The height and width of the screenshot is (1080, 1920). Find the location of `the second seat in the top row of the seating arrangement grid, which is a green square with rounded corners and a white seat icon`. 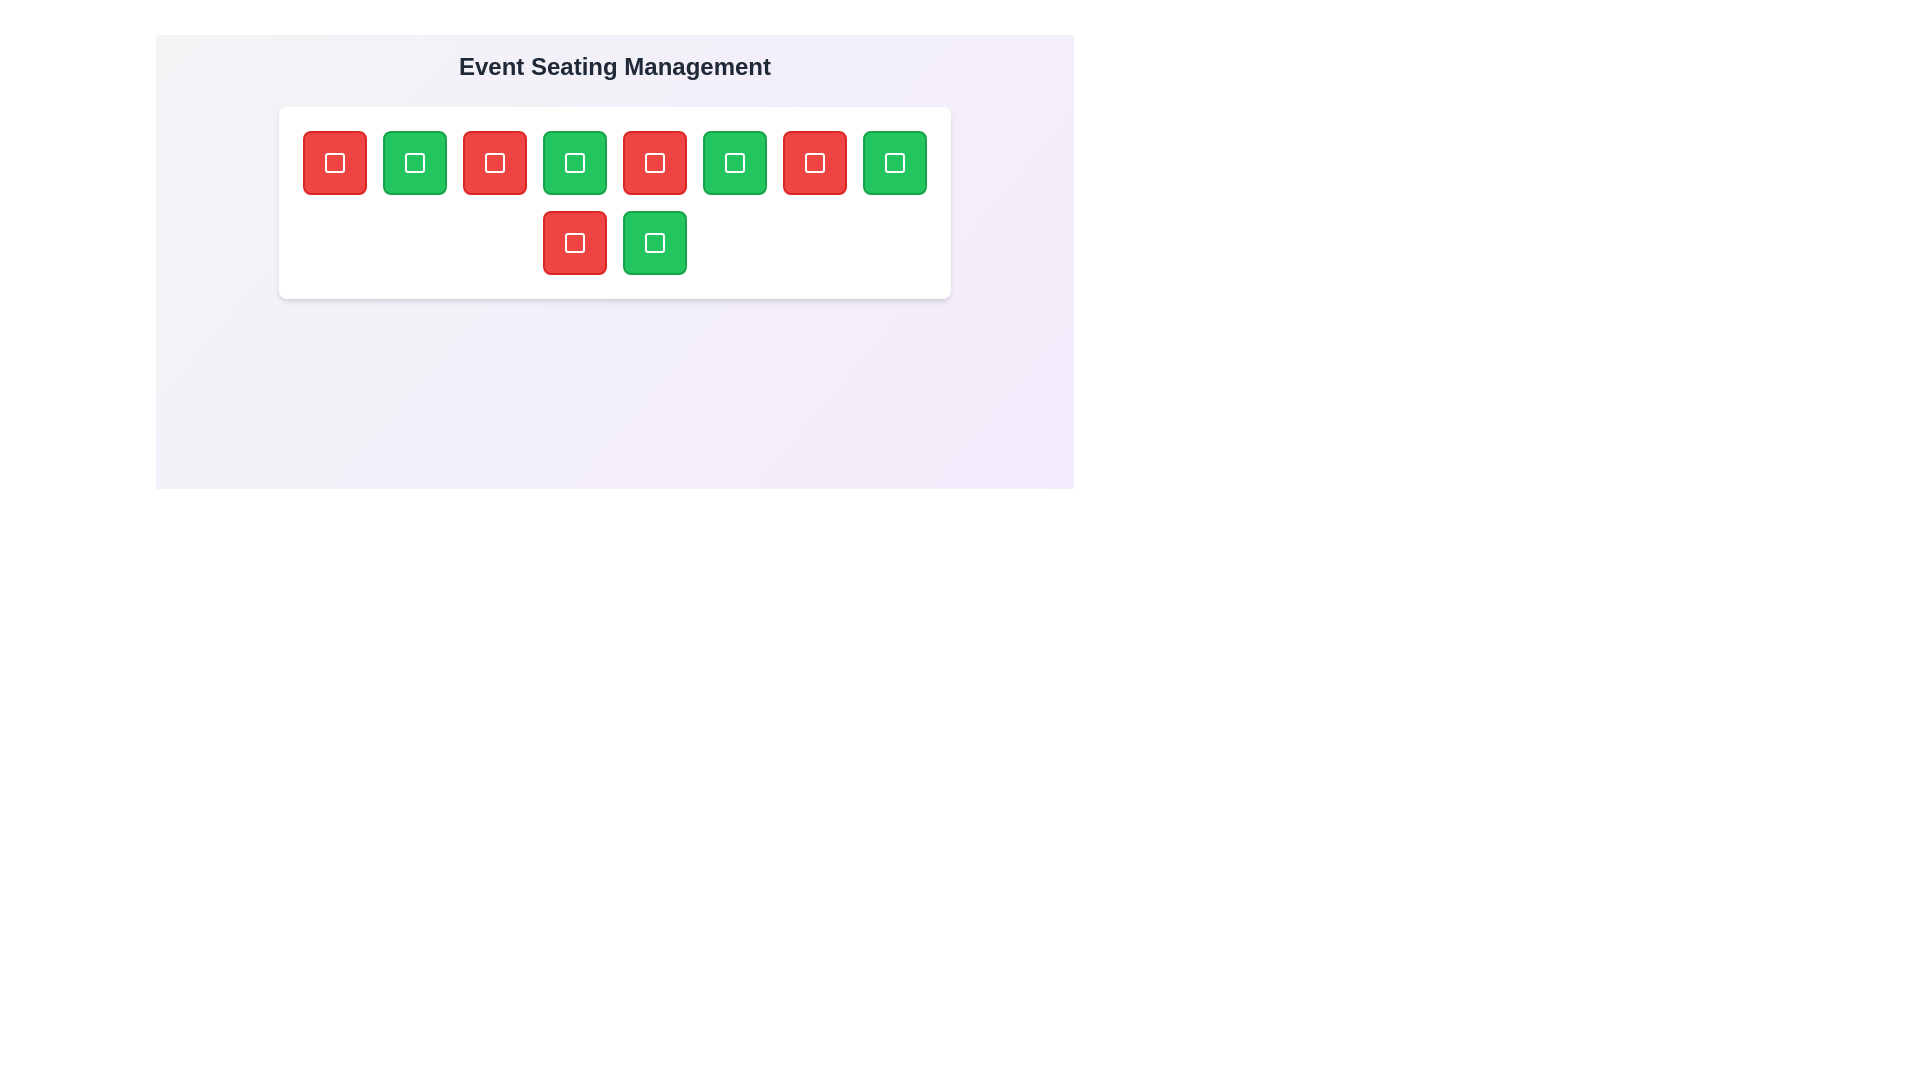

the second seat in the top row of the seating arrangement grid, which is a green square with rounded corners and a white seat icon is located at coordinates (413, 161).